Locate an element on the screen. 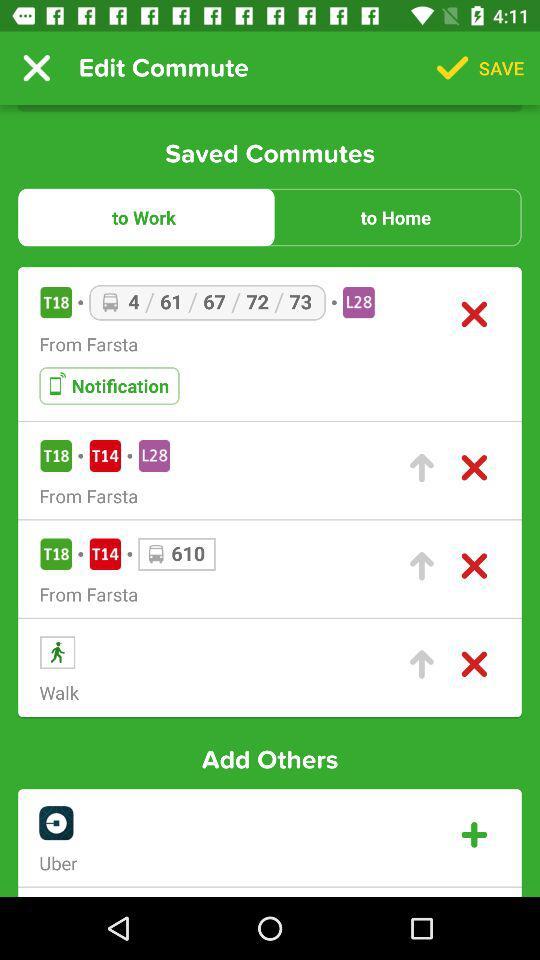 The image size is (540, 960). reject option is located at coordinates (473, 664).